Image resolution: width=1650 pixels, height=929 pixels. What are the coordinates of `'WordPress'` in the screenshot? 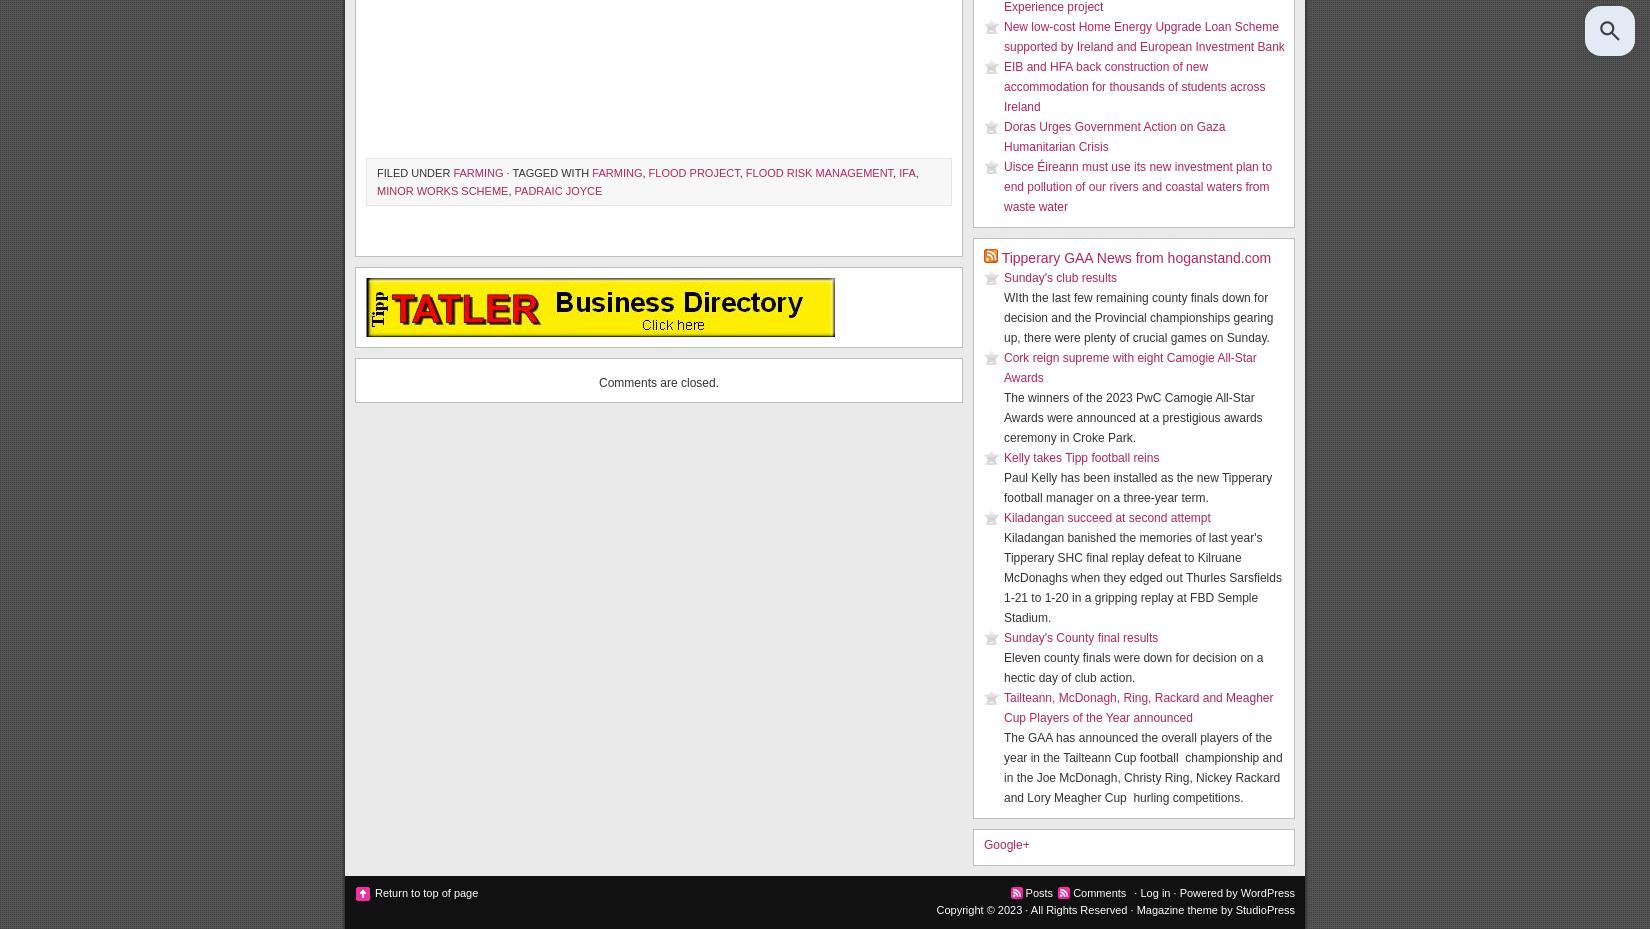 It's located at (1266, 892).